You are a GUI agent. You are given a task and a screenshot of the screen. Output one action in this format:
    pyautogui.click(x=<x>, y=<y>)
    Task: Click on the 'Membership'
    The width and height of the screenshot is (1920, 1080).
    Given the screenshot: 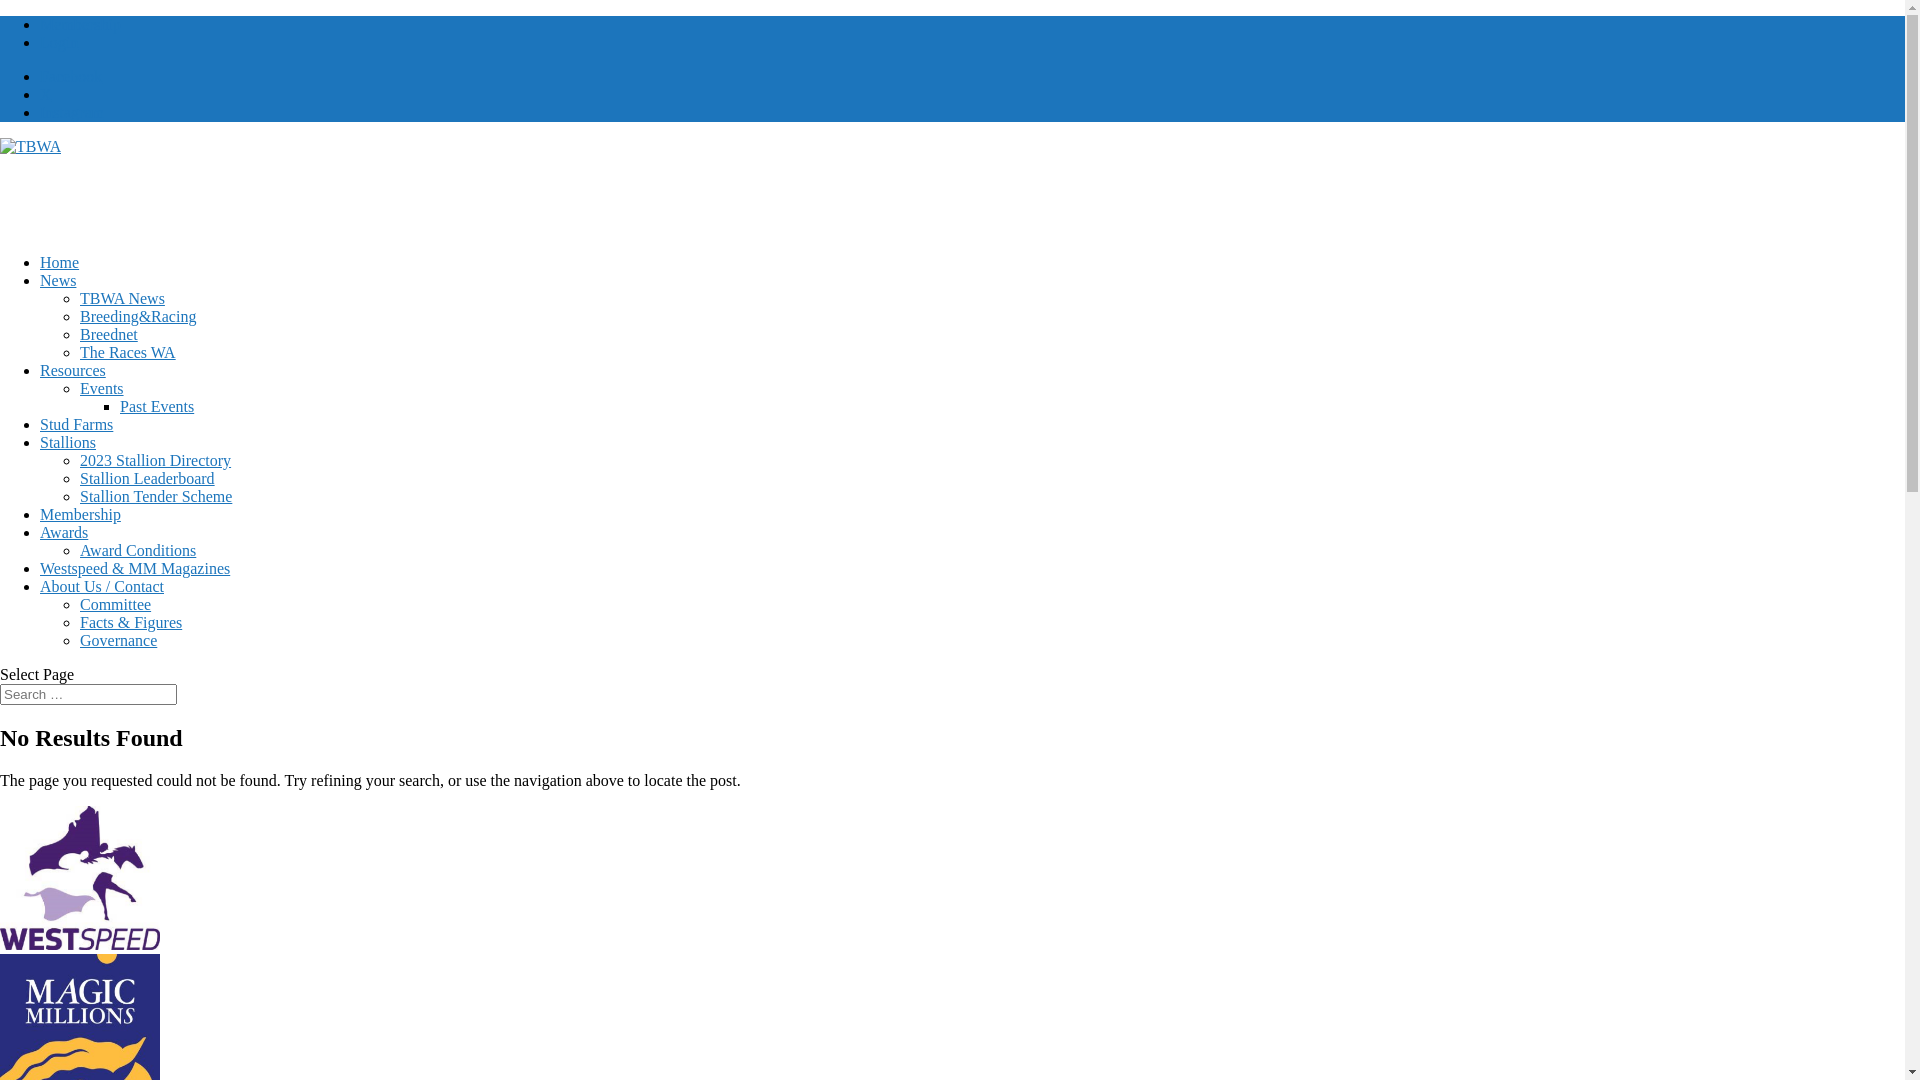 What is the action you would take?
    pyautogui.click(x=80, y=513)
    